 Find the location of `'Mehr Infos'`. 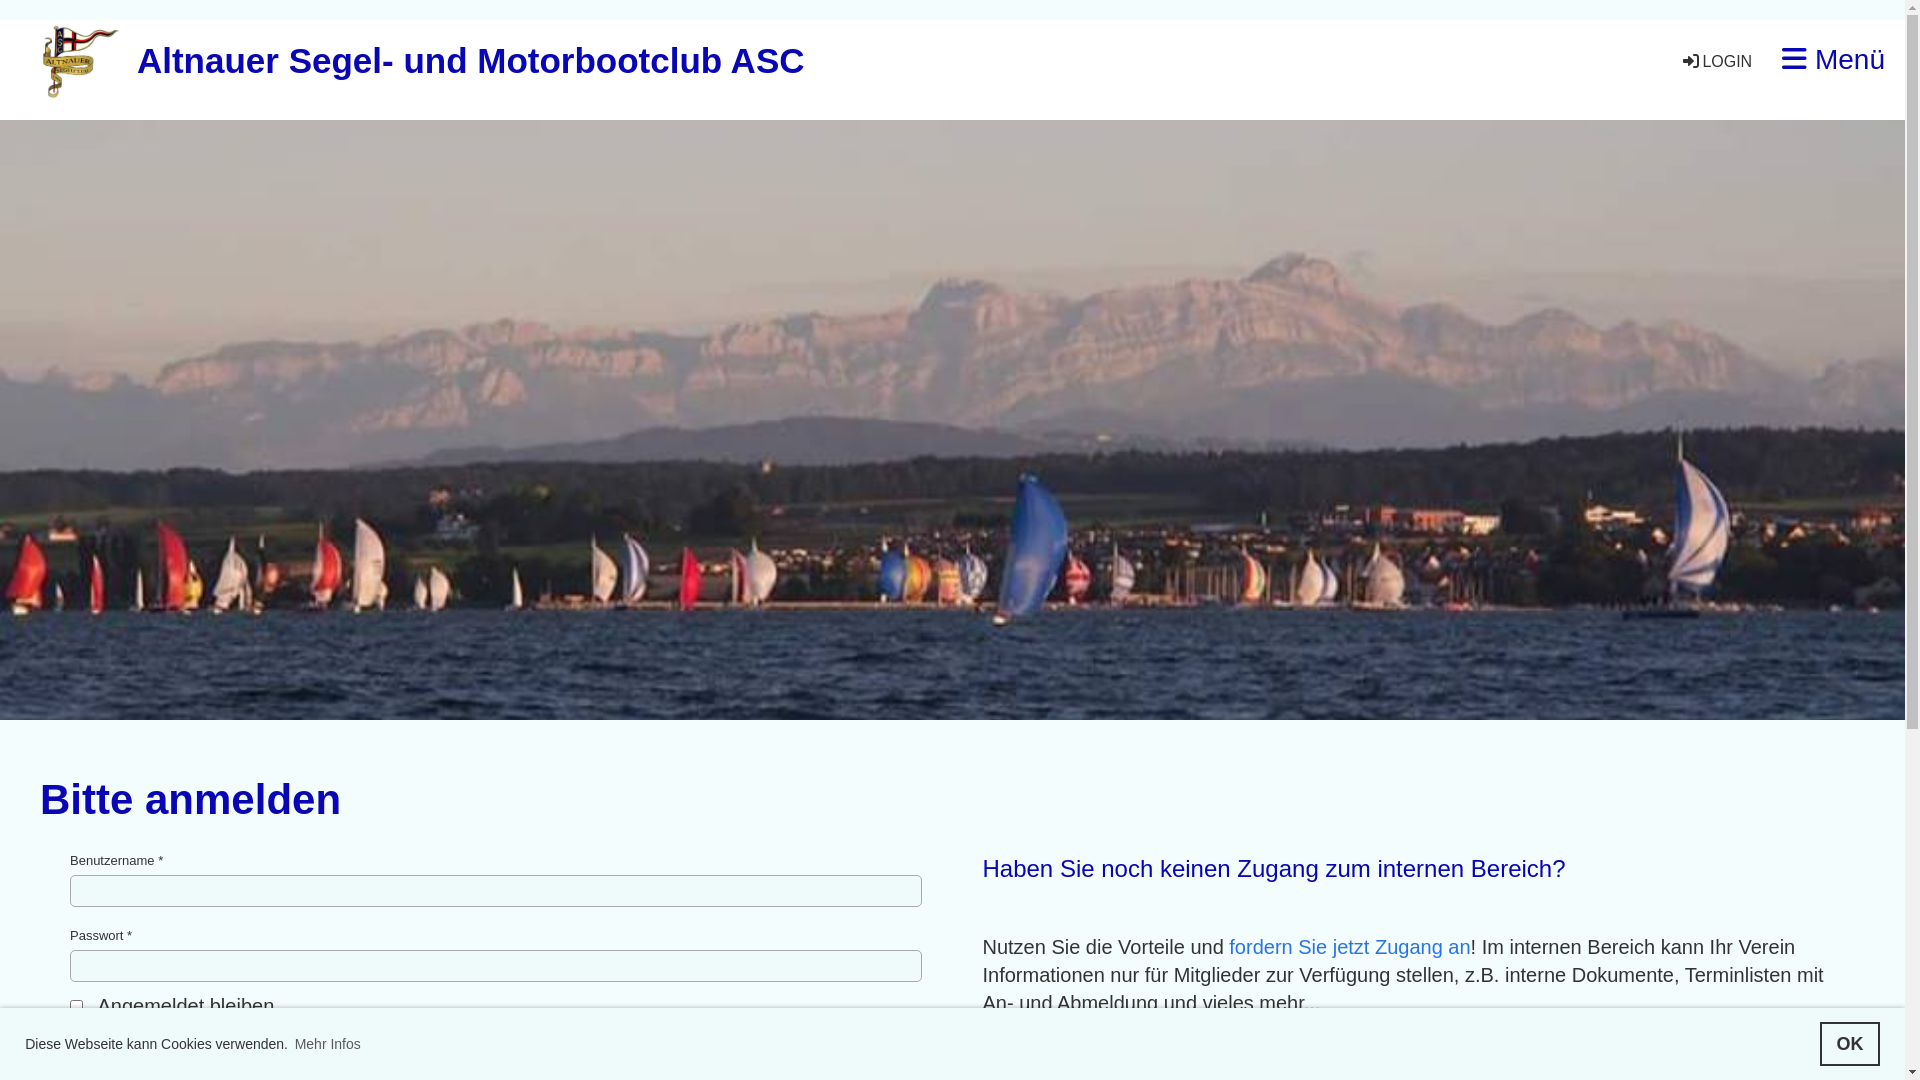

'Mehr Infos' is located at coordinates (291, 1043).